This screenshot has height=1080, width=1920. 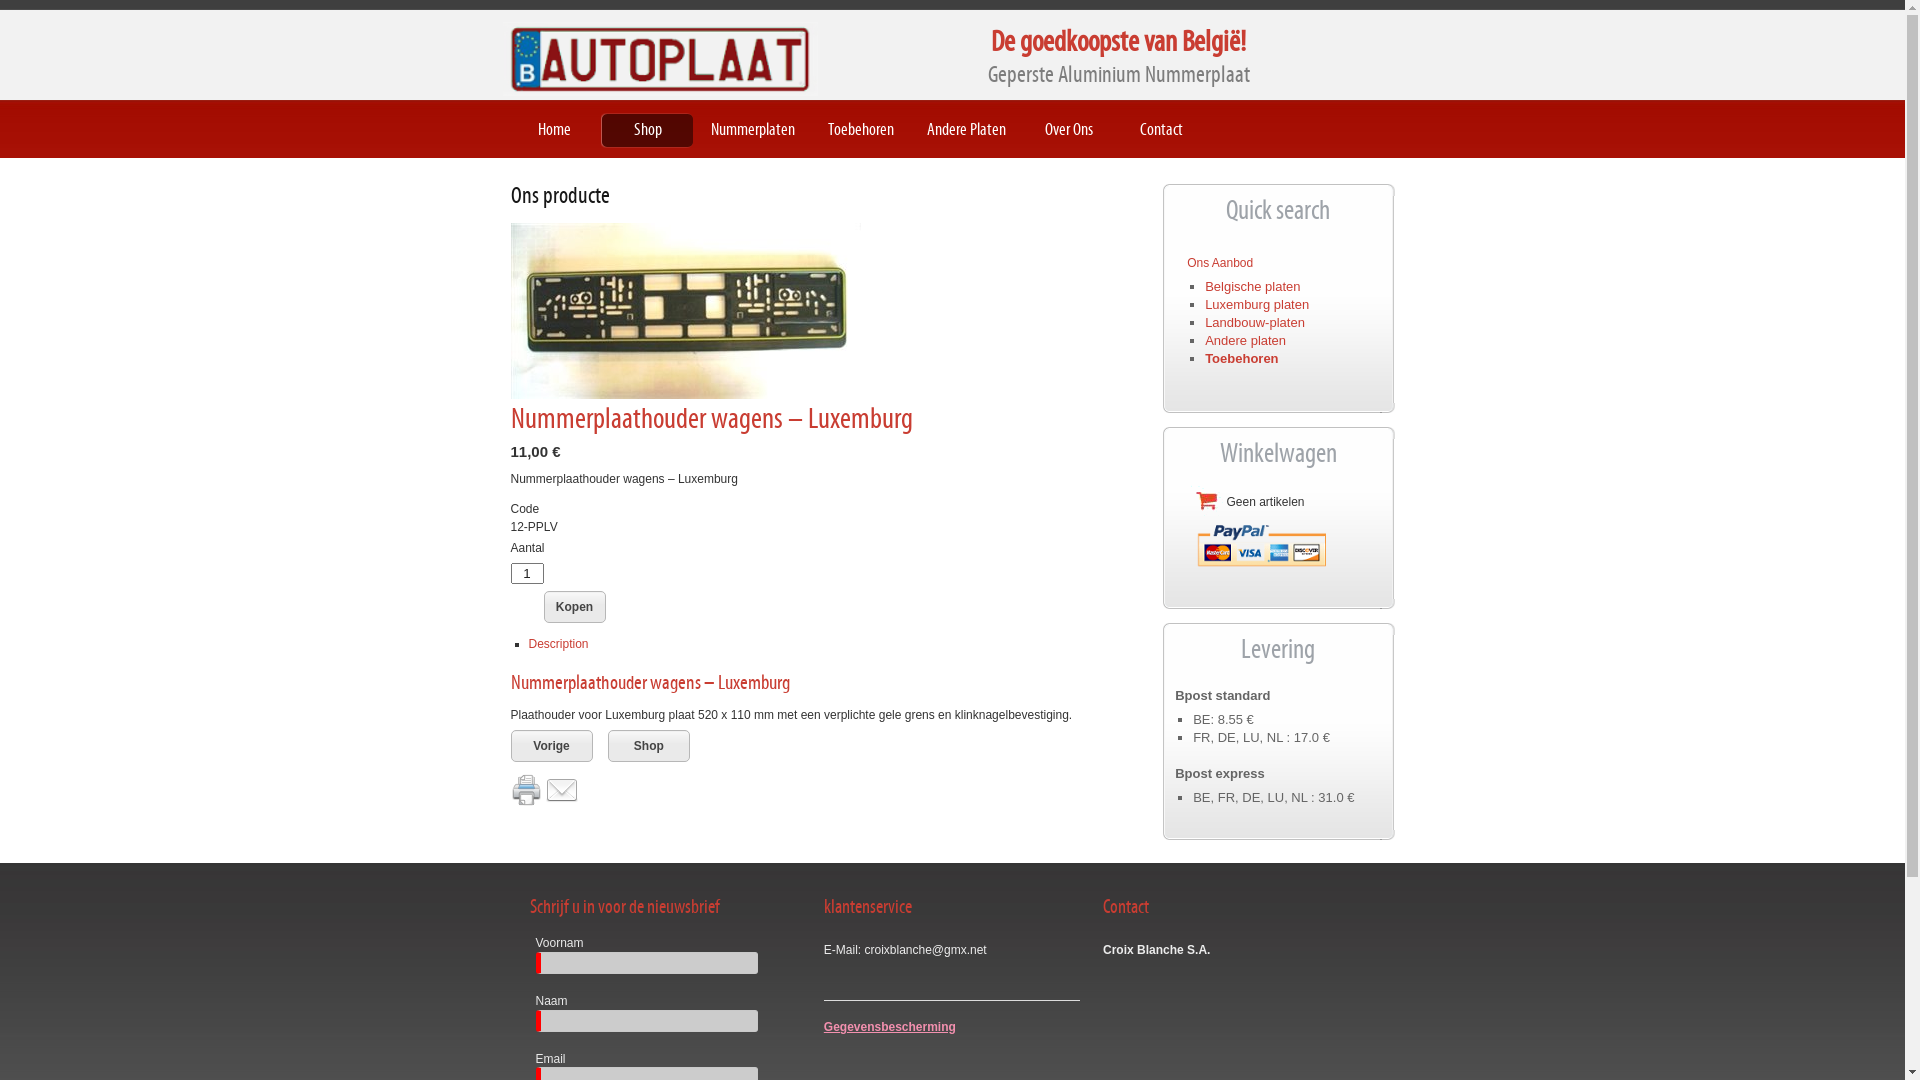 What do you see at coordinates (574, 604) in the screenshot?
I see `'Kopen'` at bounding box center [574, 604].